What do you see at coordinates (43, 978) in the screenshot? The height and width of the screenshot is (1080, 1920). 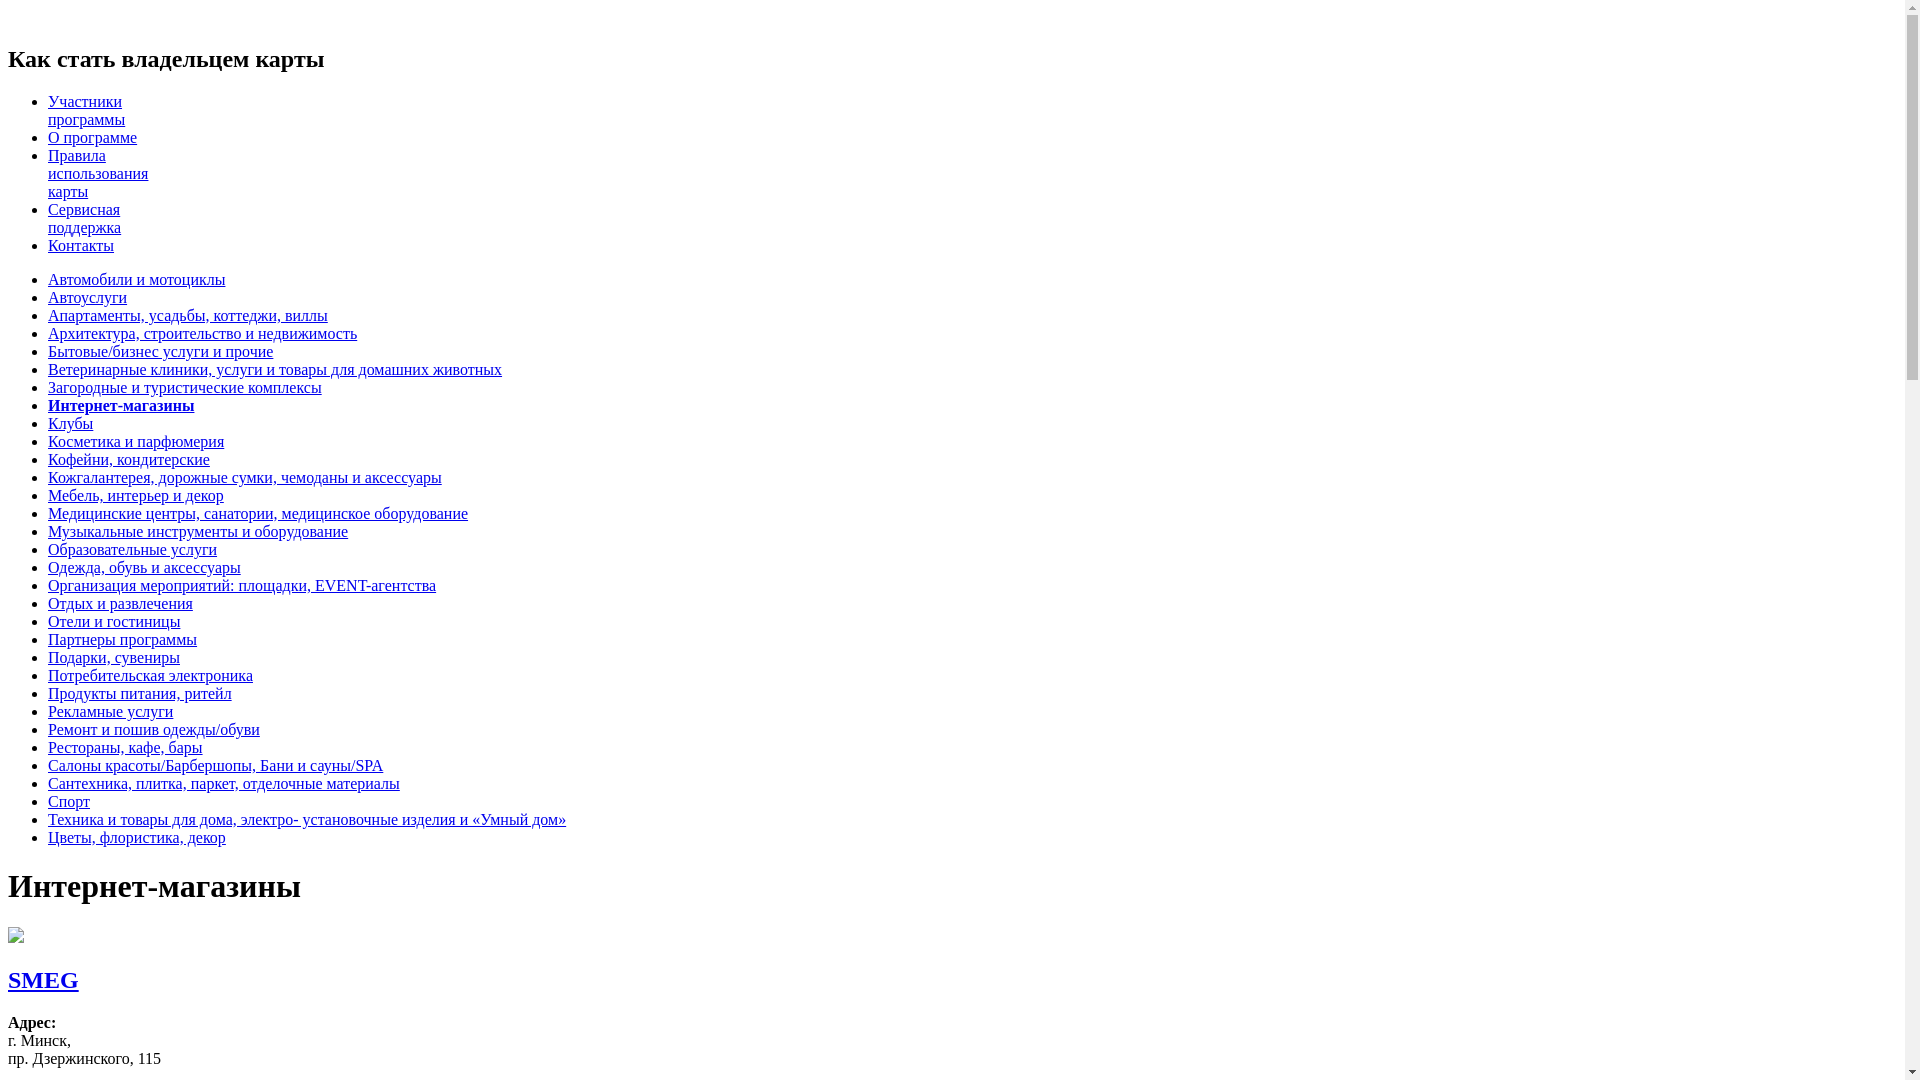 I see `'SMEG'` at bounding box center [43, 978].